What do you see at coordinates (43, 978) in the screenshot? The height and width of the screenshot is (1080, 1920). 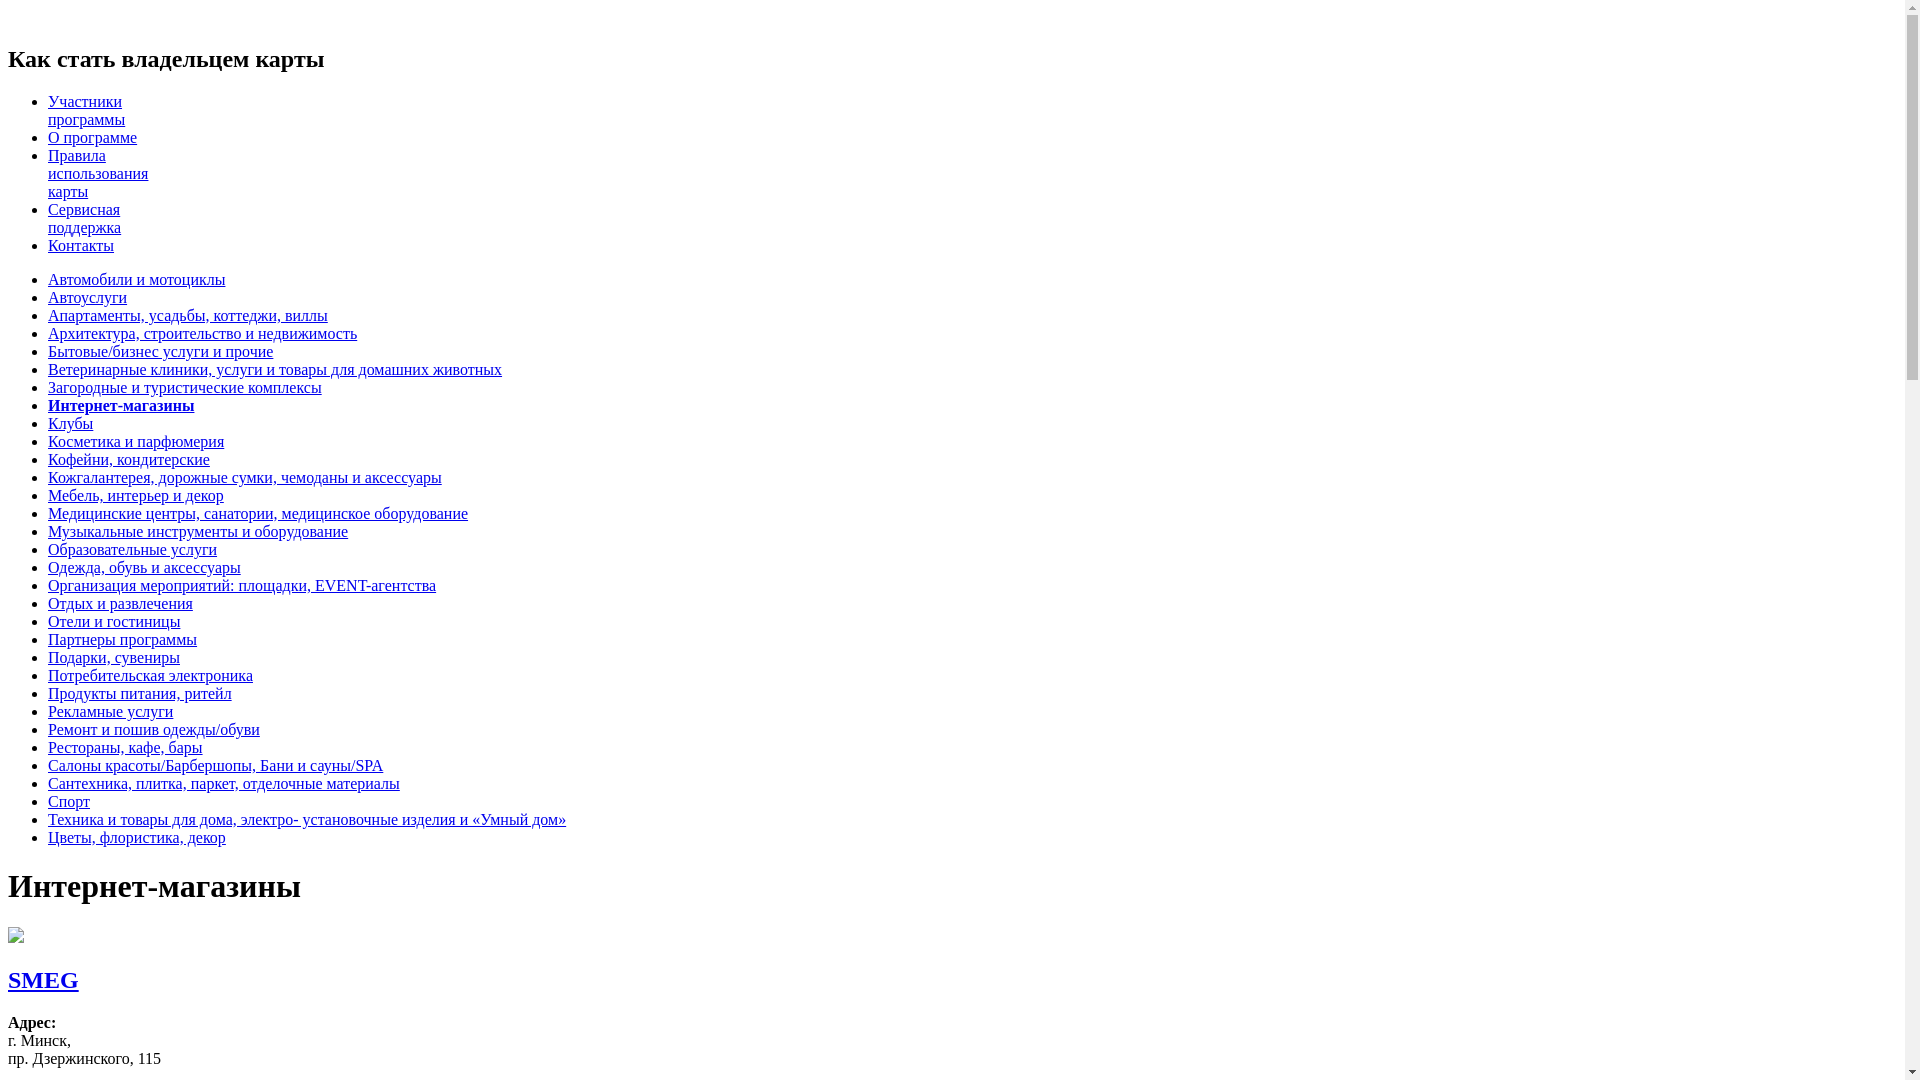 I see `'SMEG'` at bounding box center [43, 978].